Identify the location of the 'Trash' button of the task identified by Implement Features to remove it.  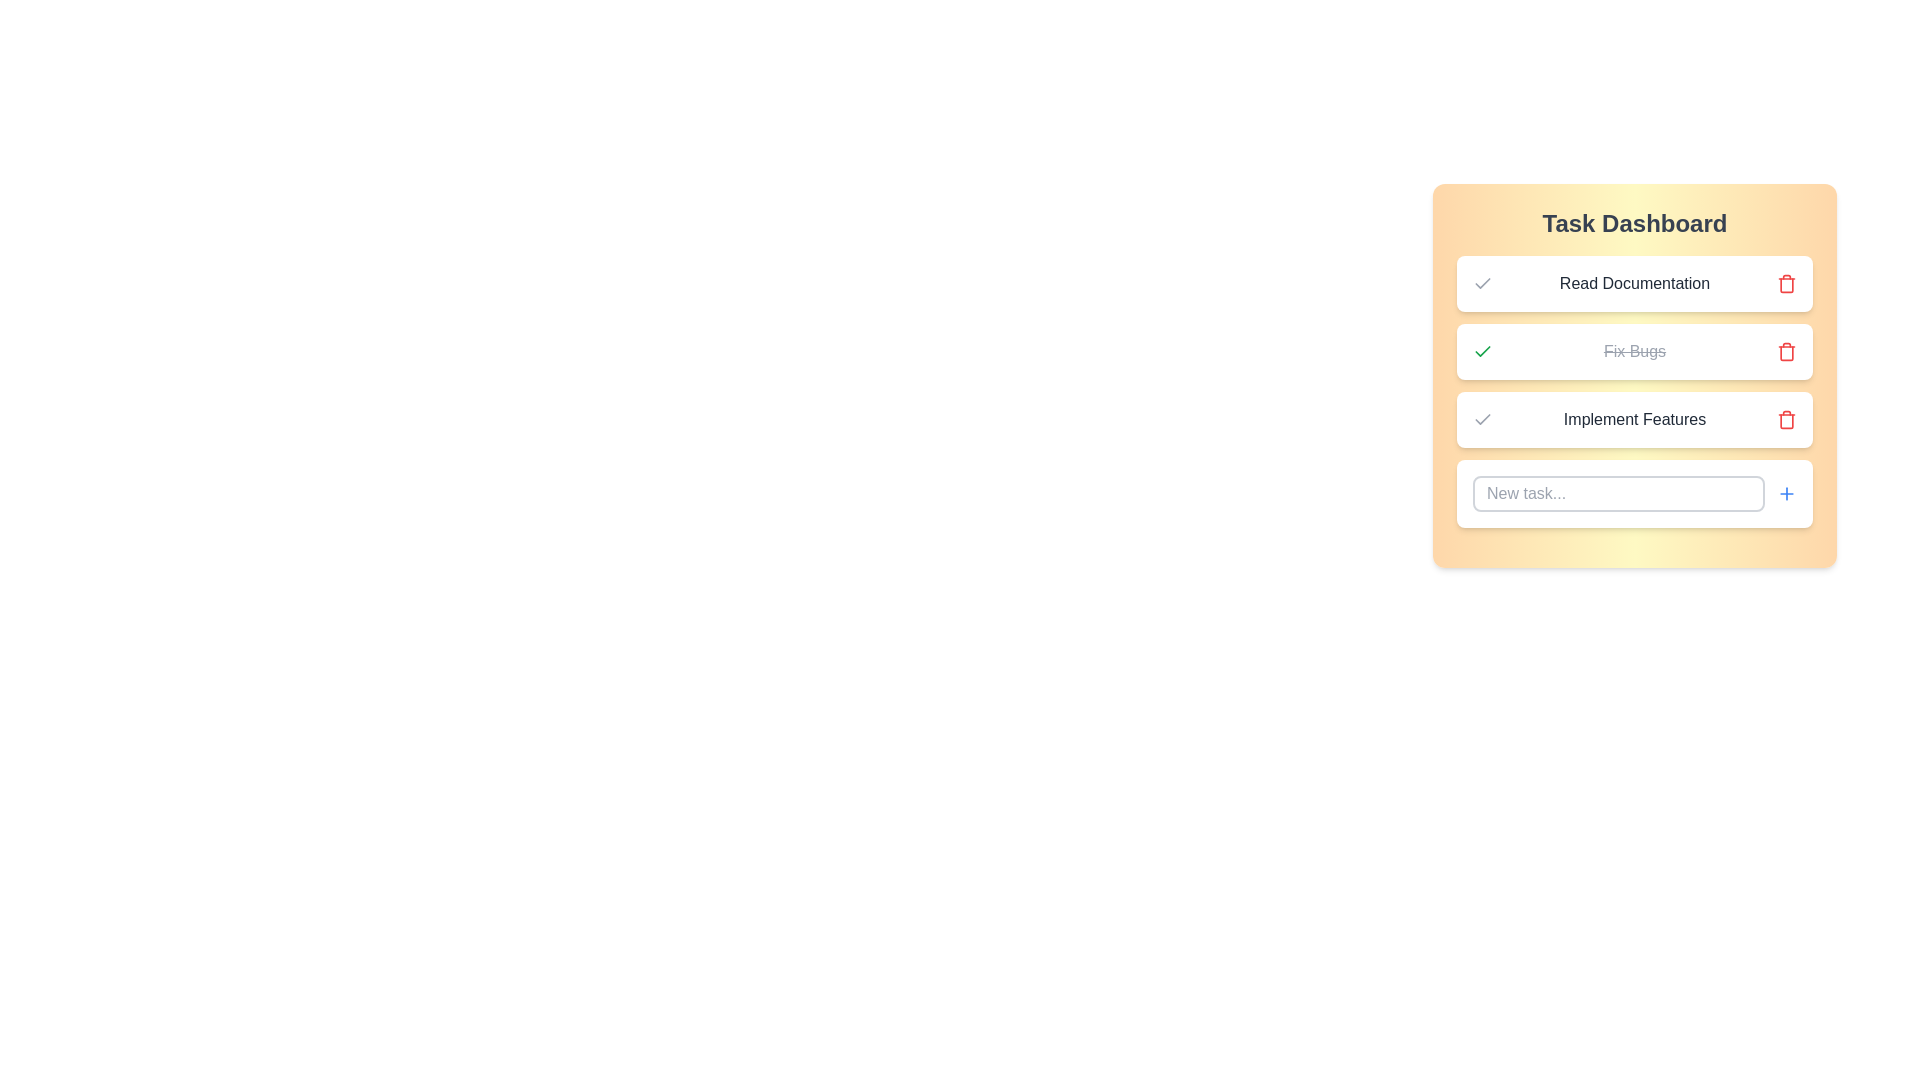
(1786, 419).